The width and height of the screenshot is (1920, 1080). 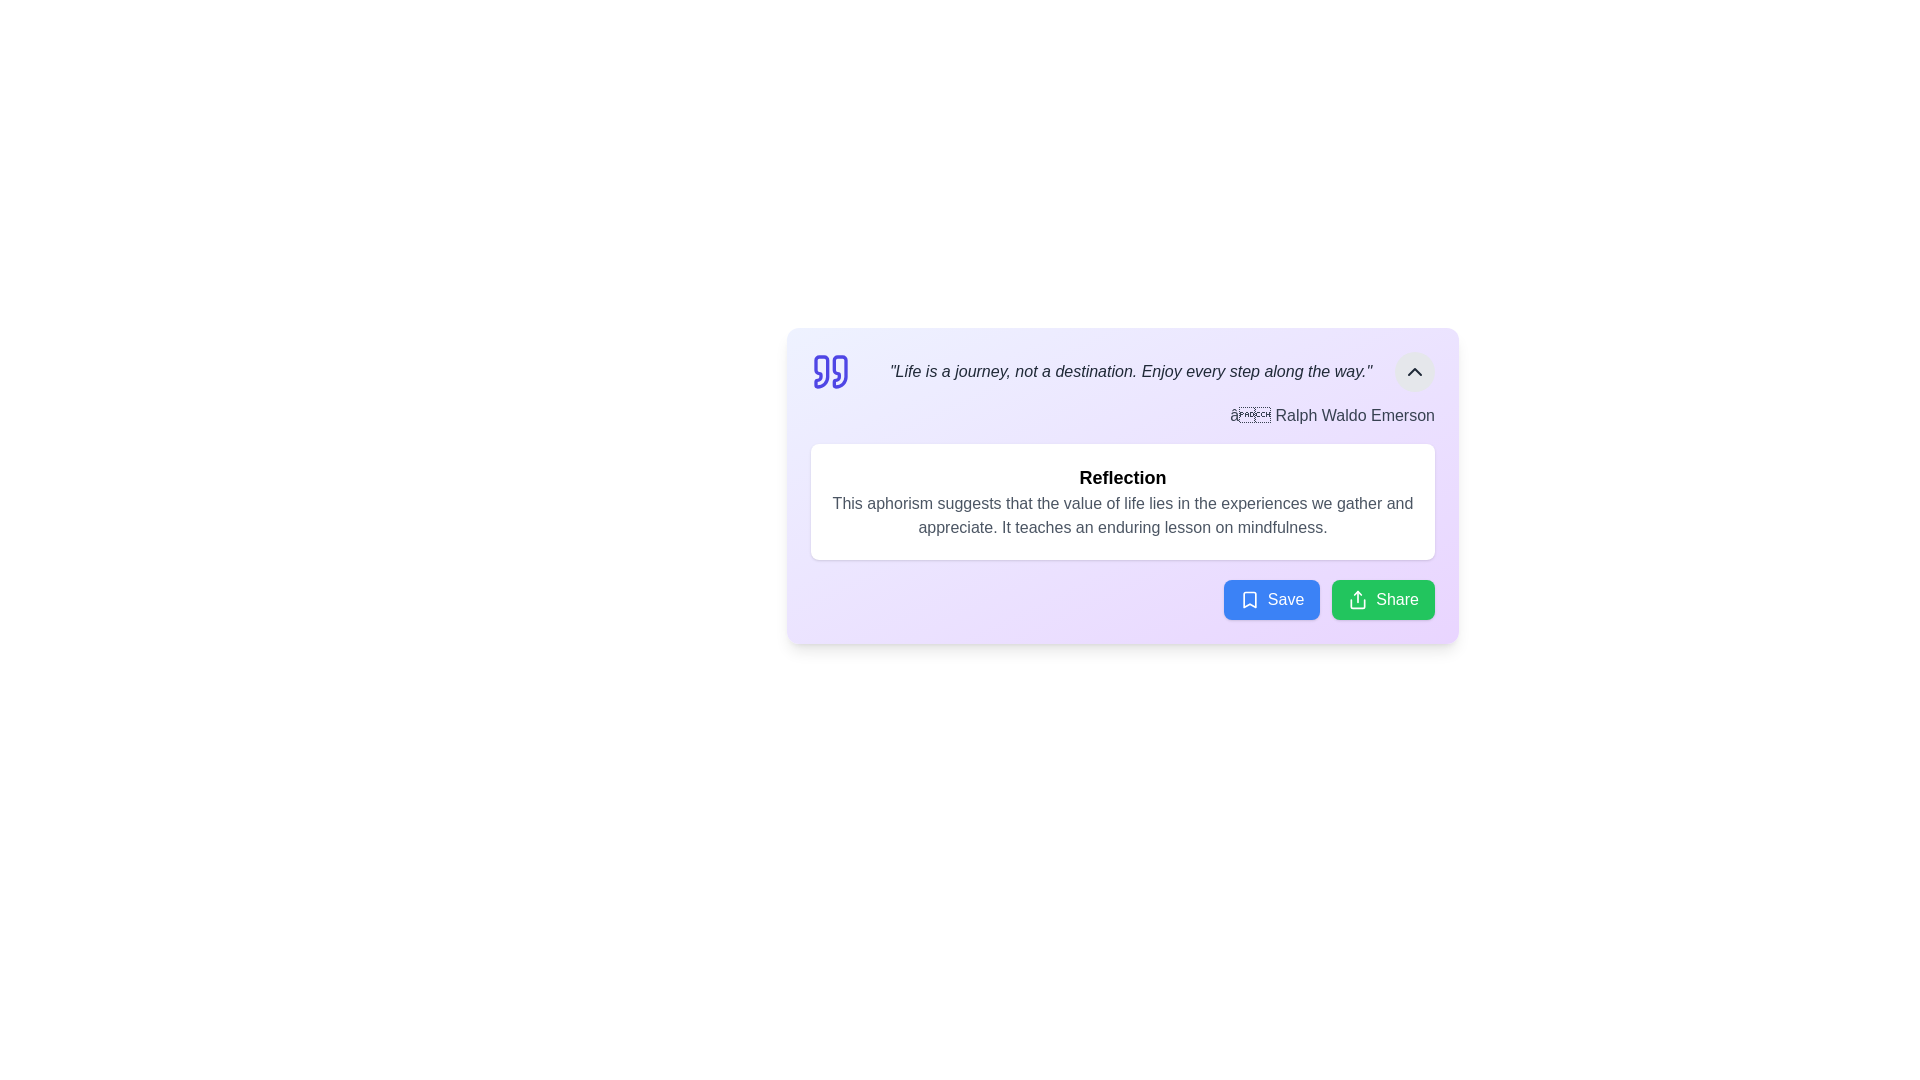 I want to click on the bookmark icon located to the left of the 'Save' text within the blue button at the bottom center of the widget, so click(x=1248, y=599).